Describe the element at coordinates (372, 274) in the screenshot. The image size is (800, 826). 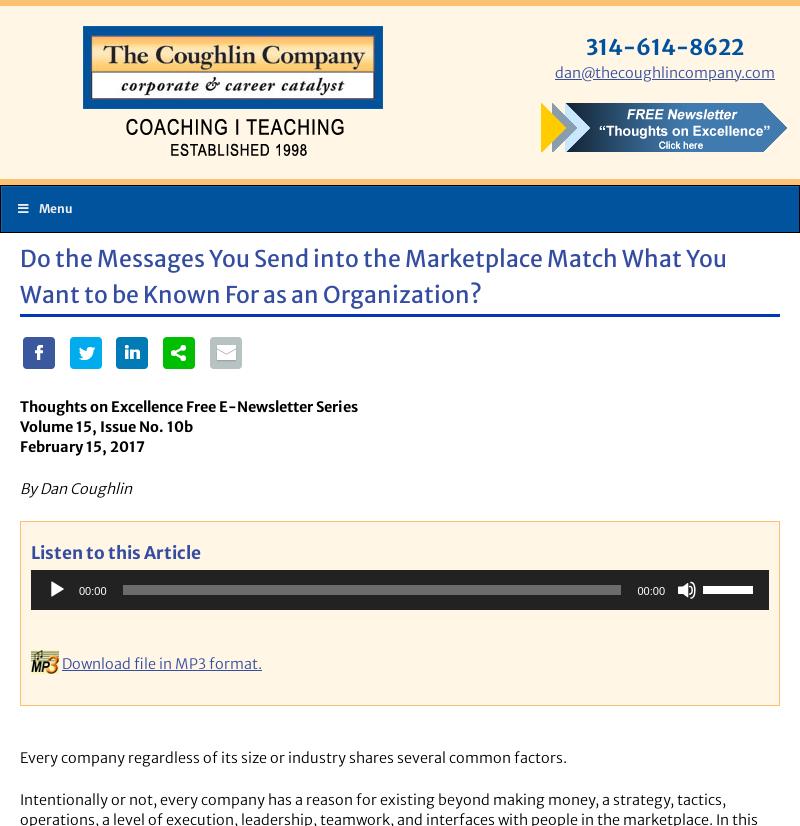
I see `'Do the Messages You Send into the Marketplace Match  What You Want to be Known For as an Organization?'` at that location.